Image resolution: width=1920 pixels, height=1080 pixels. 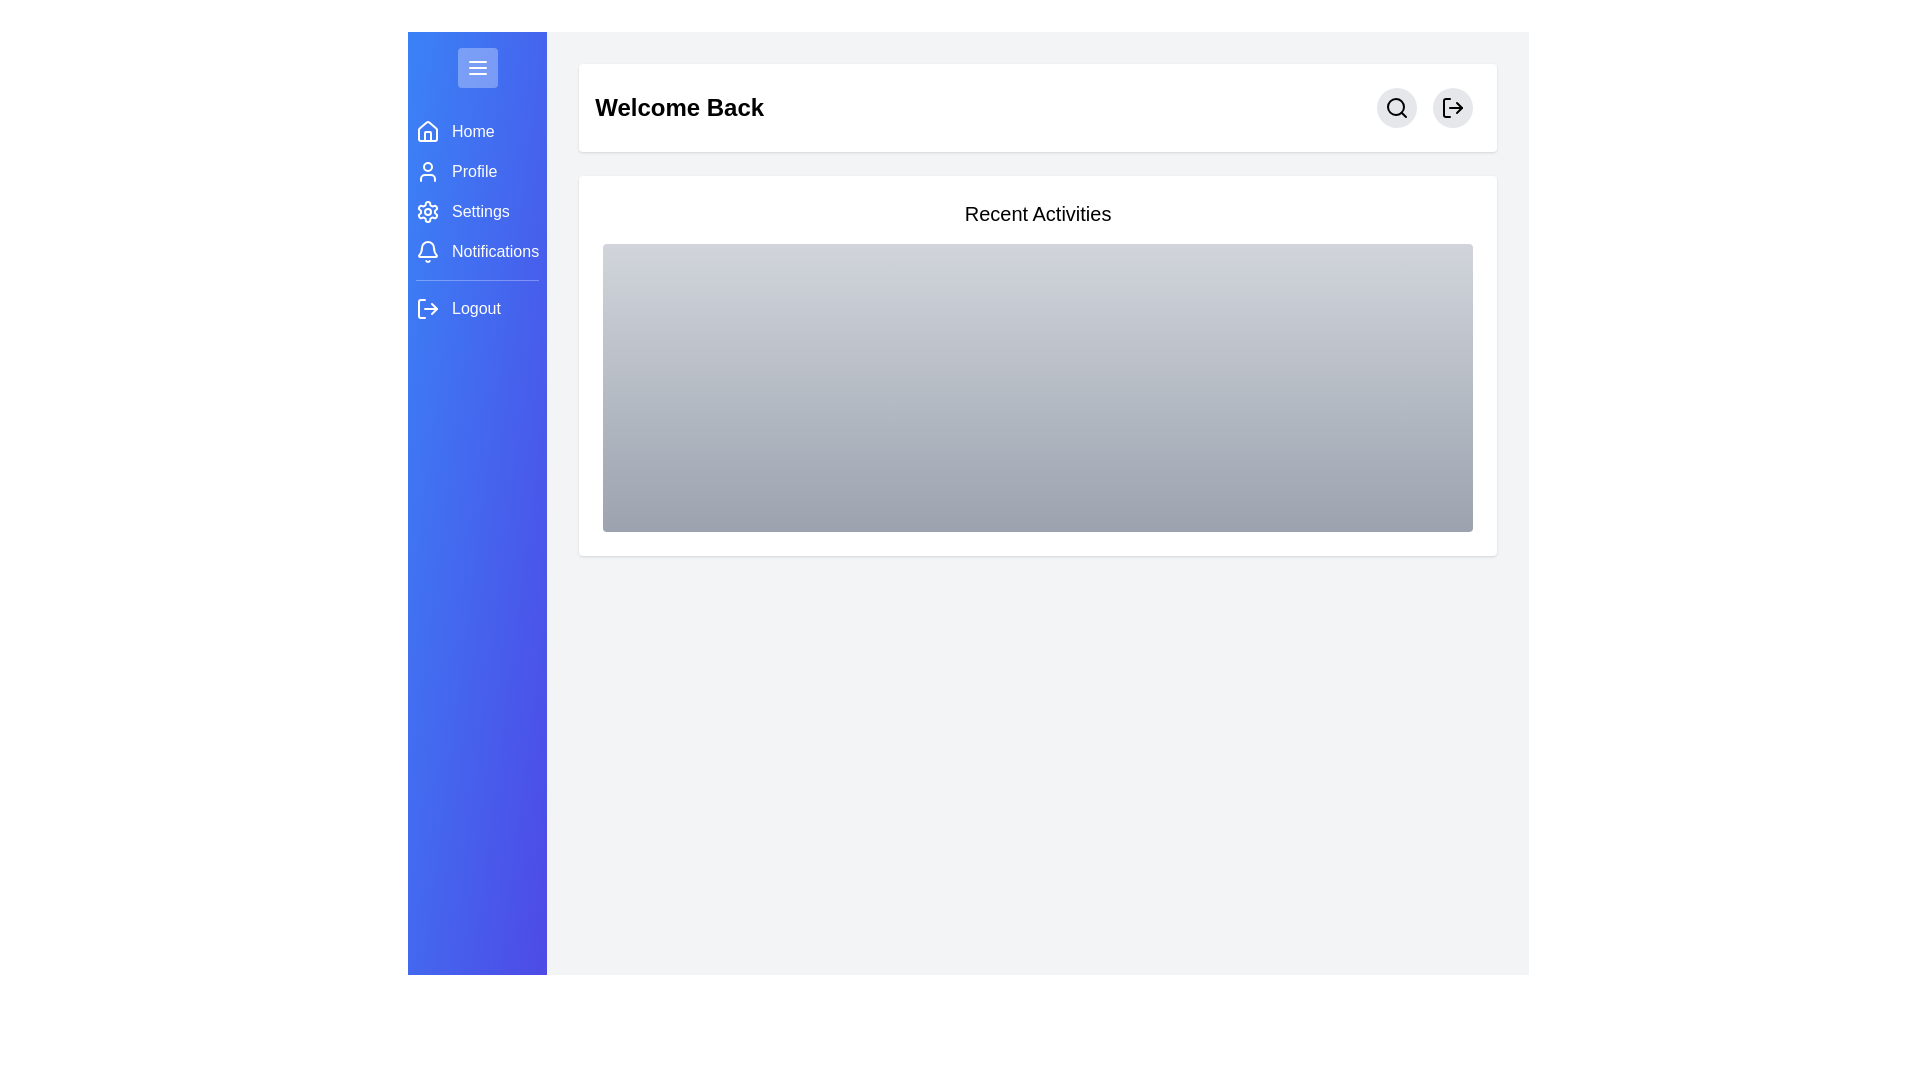 I want to click on the 'Settings' button, which is a horizontal item with a gear icon and white text on a blue background, located as the third item, so click(x=476, y=212).